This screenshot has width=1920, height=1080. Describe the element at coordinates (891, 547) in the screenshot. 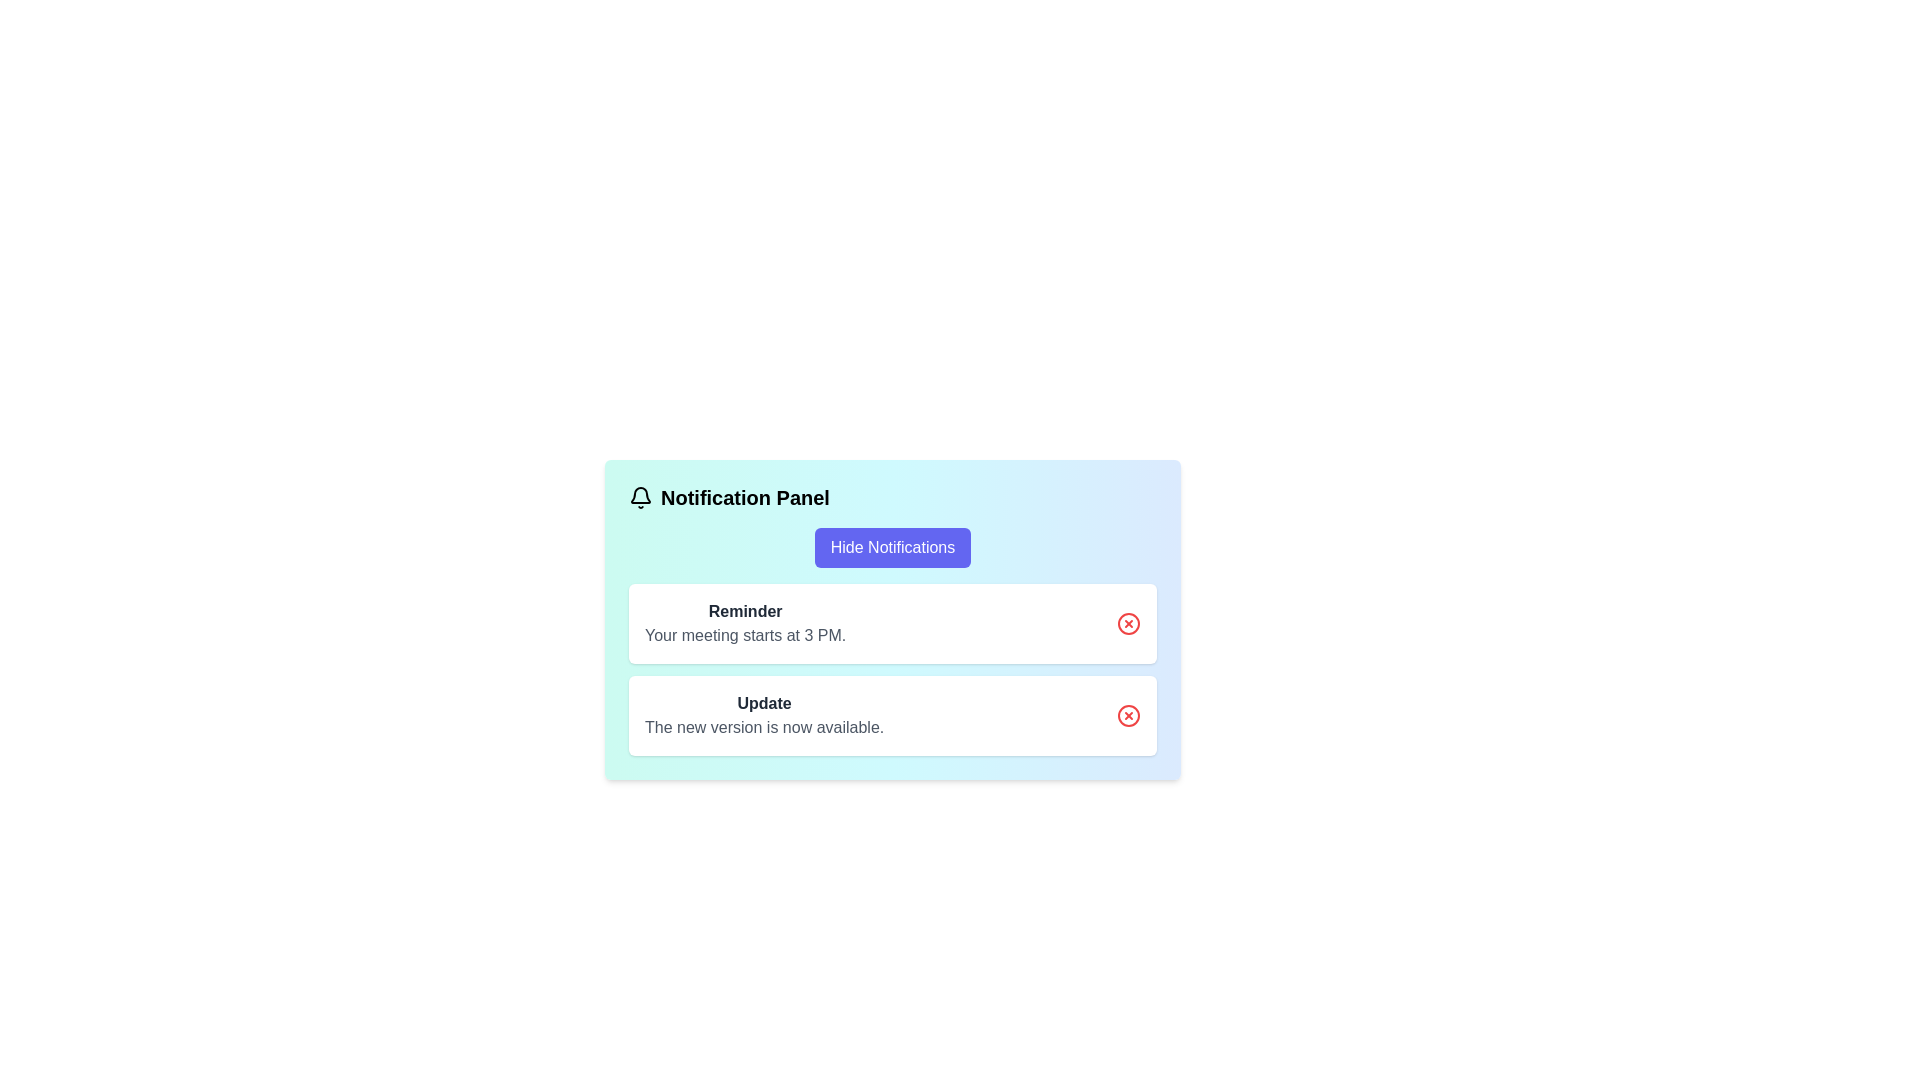

I see `the 'Hide Notifications' button, which is a rectangular button with a vibrant indigo color and white bold text, to visualize its hover effects` at that location.